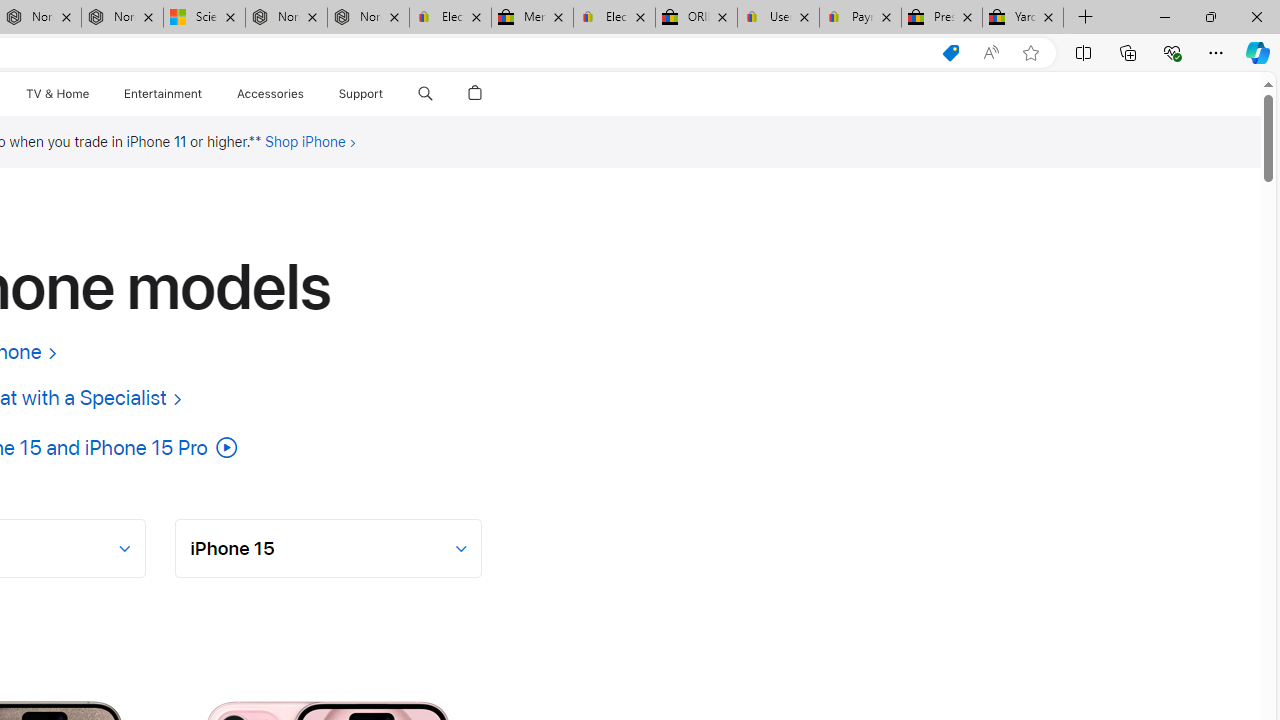  Describe the element at coordinates (474, 93) in the screenshot. I see `'Shopping Bag'` at that location.